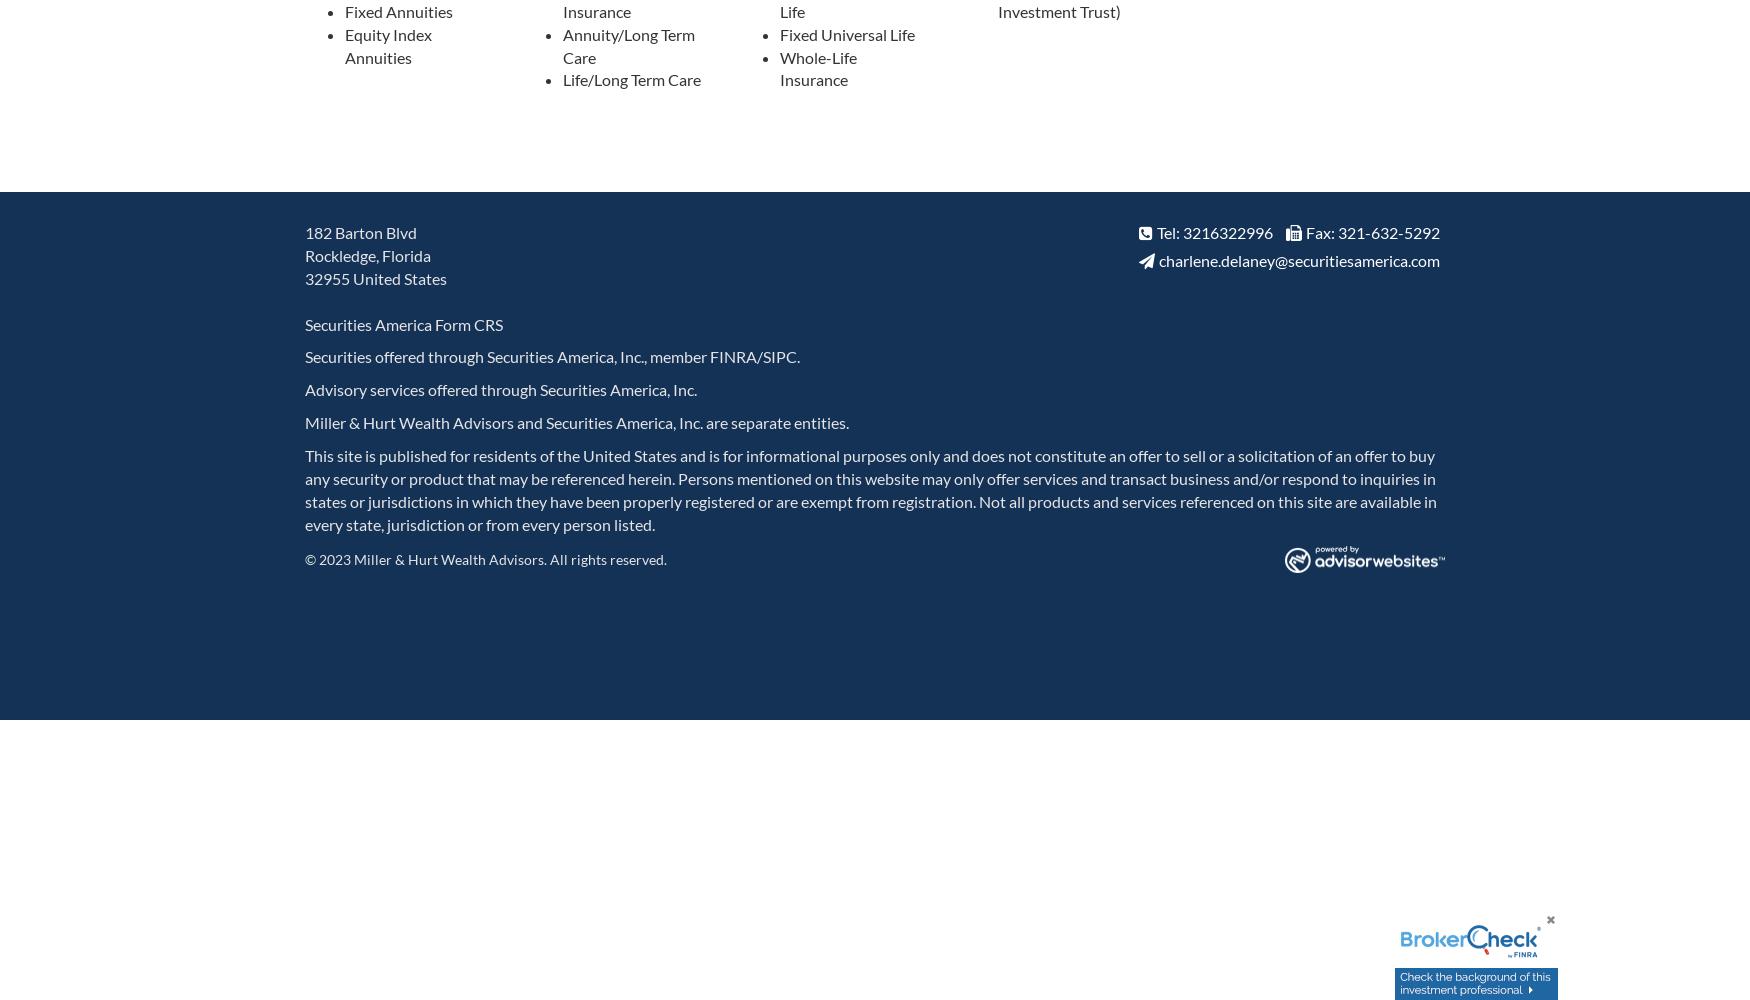 Image resolution: width=1750 pixels, height=1000 pixels. What do you see at coordinates (576, 422) in the screenshot?
I see `'Miller & Hurt Wealth Advisors and Securities America, Inc. are separate entities.'` at bounding box center [576, 422].